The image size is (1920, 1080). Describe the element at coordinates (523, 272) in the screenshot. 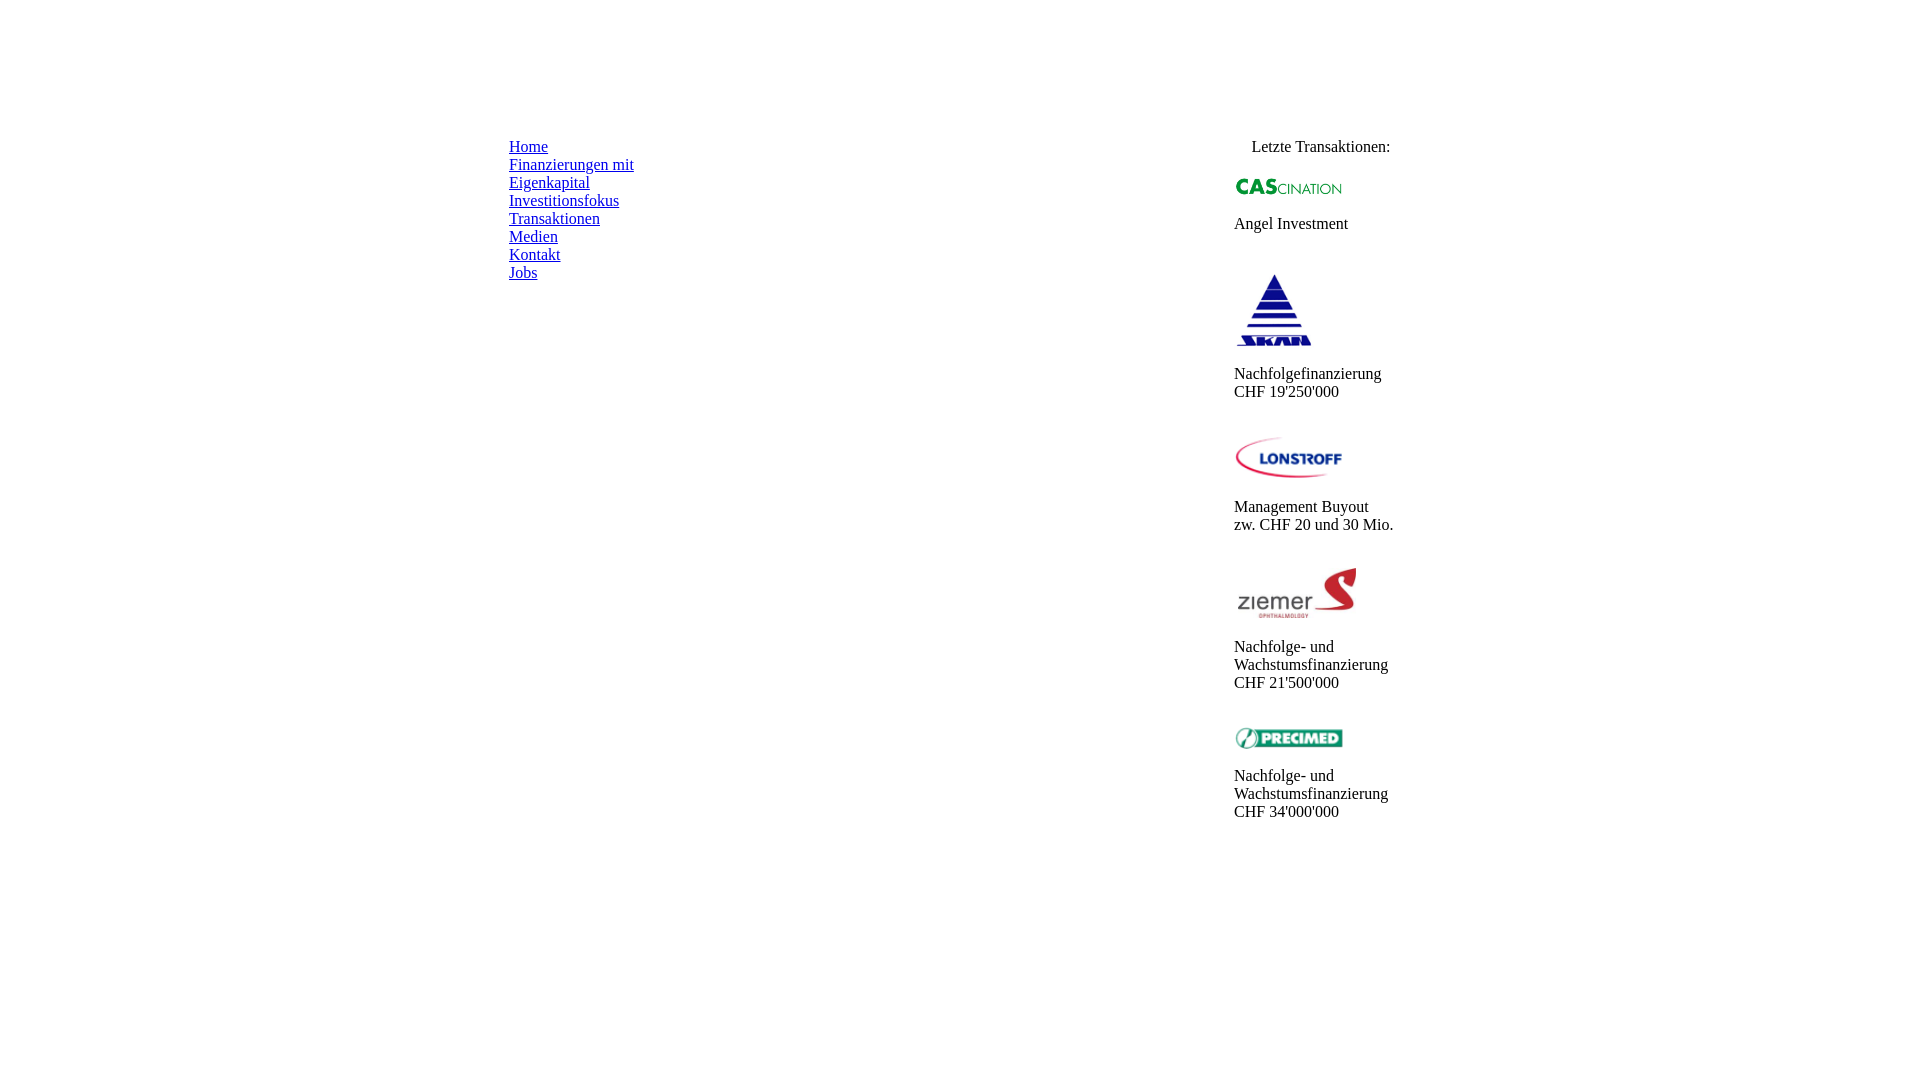

I see `'Jobs'` at that location.